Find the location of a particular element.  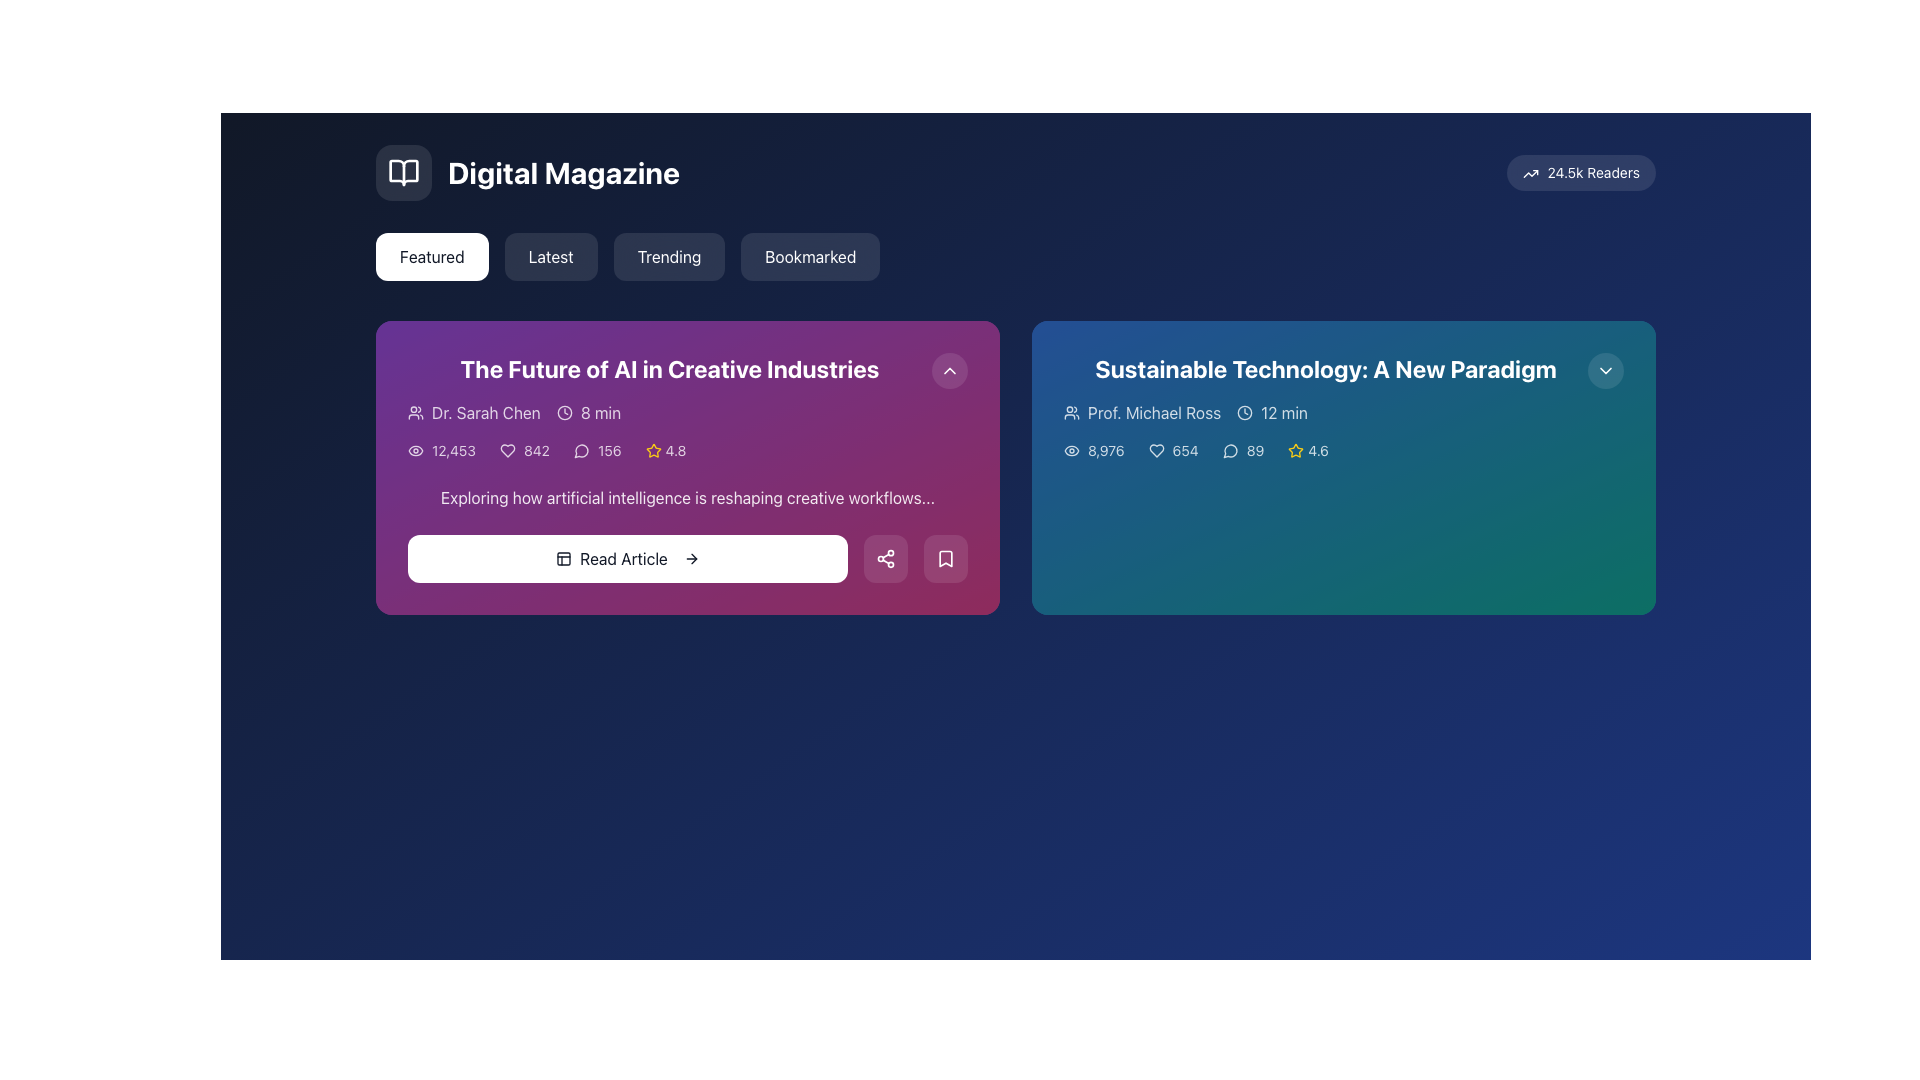

the bookmark icon located at the bottom-right corner of the card titled 'The Future of AI in Creative Industries' is located at coordinates (944, 559).